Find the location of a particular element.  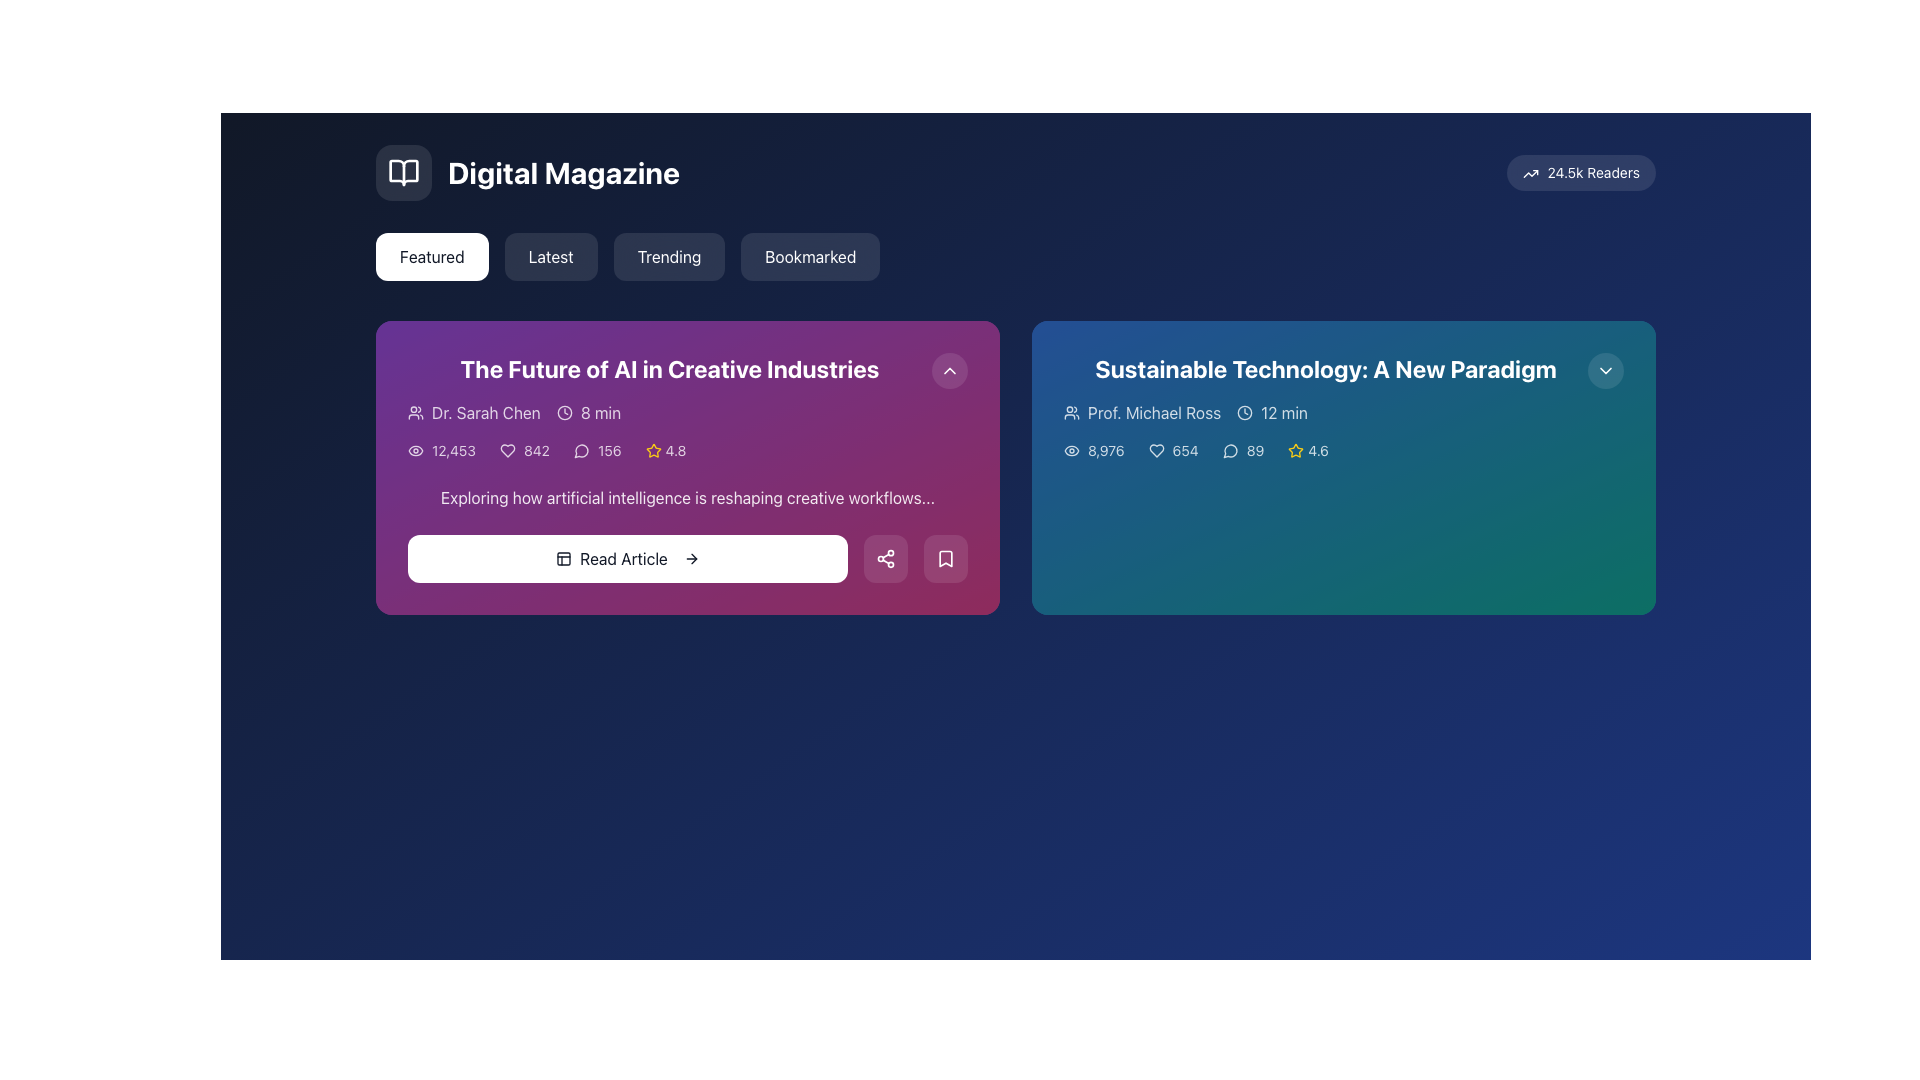

the bookmark icon located at the bottom-right corner of the card titled 'The Future of AI in Creative Industries' is located at coordinates (944, 559).